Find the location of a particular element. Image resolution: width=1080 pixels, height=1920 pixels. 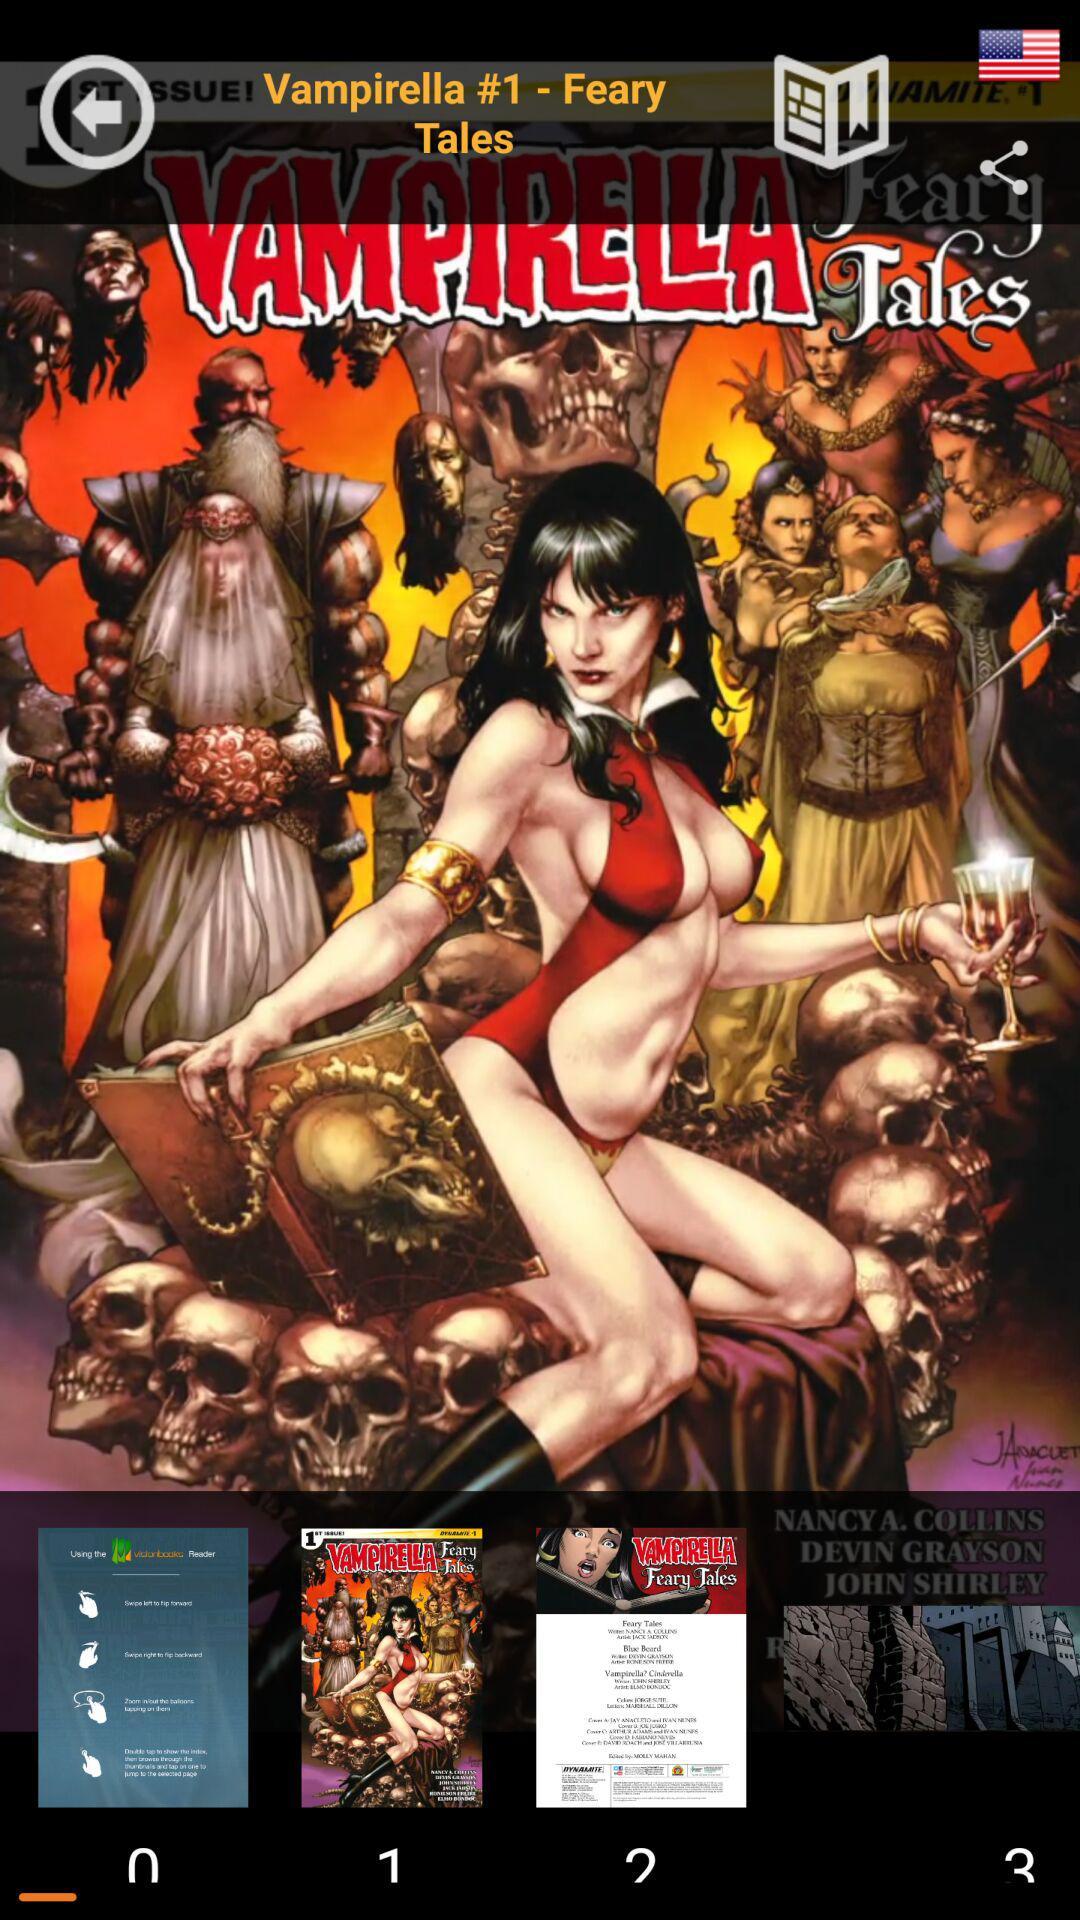

the national_flag icon is located at coordinates (1019, 55).